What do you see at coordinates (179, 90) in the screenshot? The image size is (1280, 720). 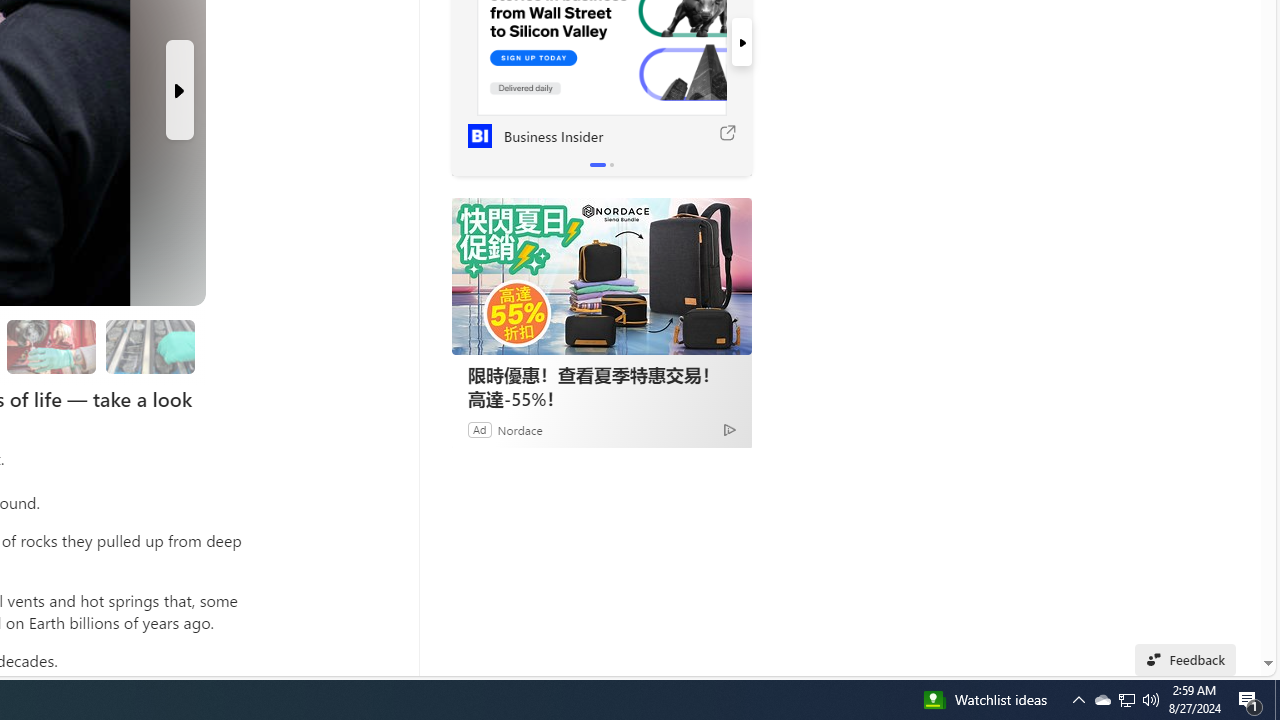 I see `'Next Slide'` at bounding box center [179, 90].